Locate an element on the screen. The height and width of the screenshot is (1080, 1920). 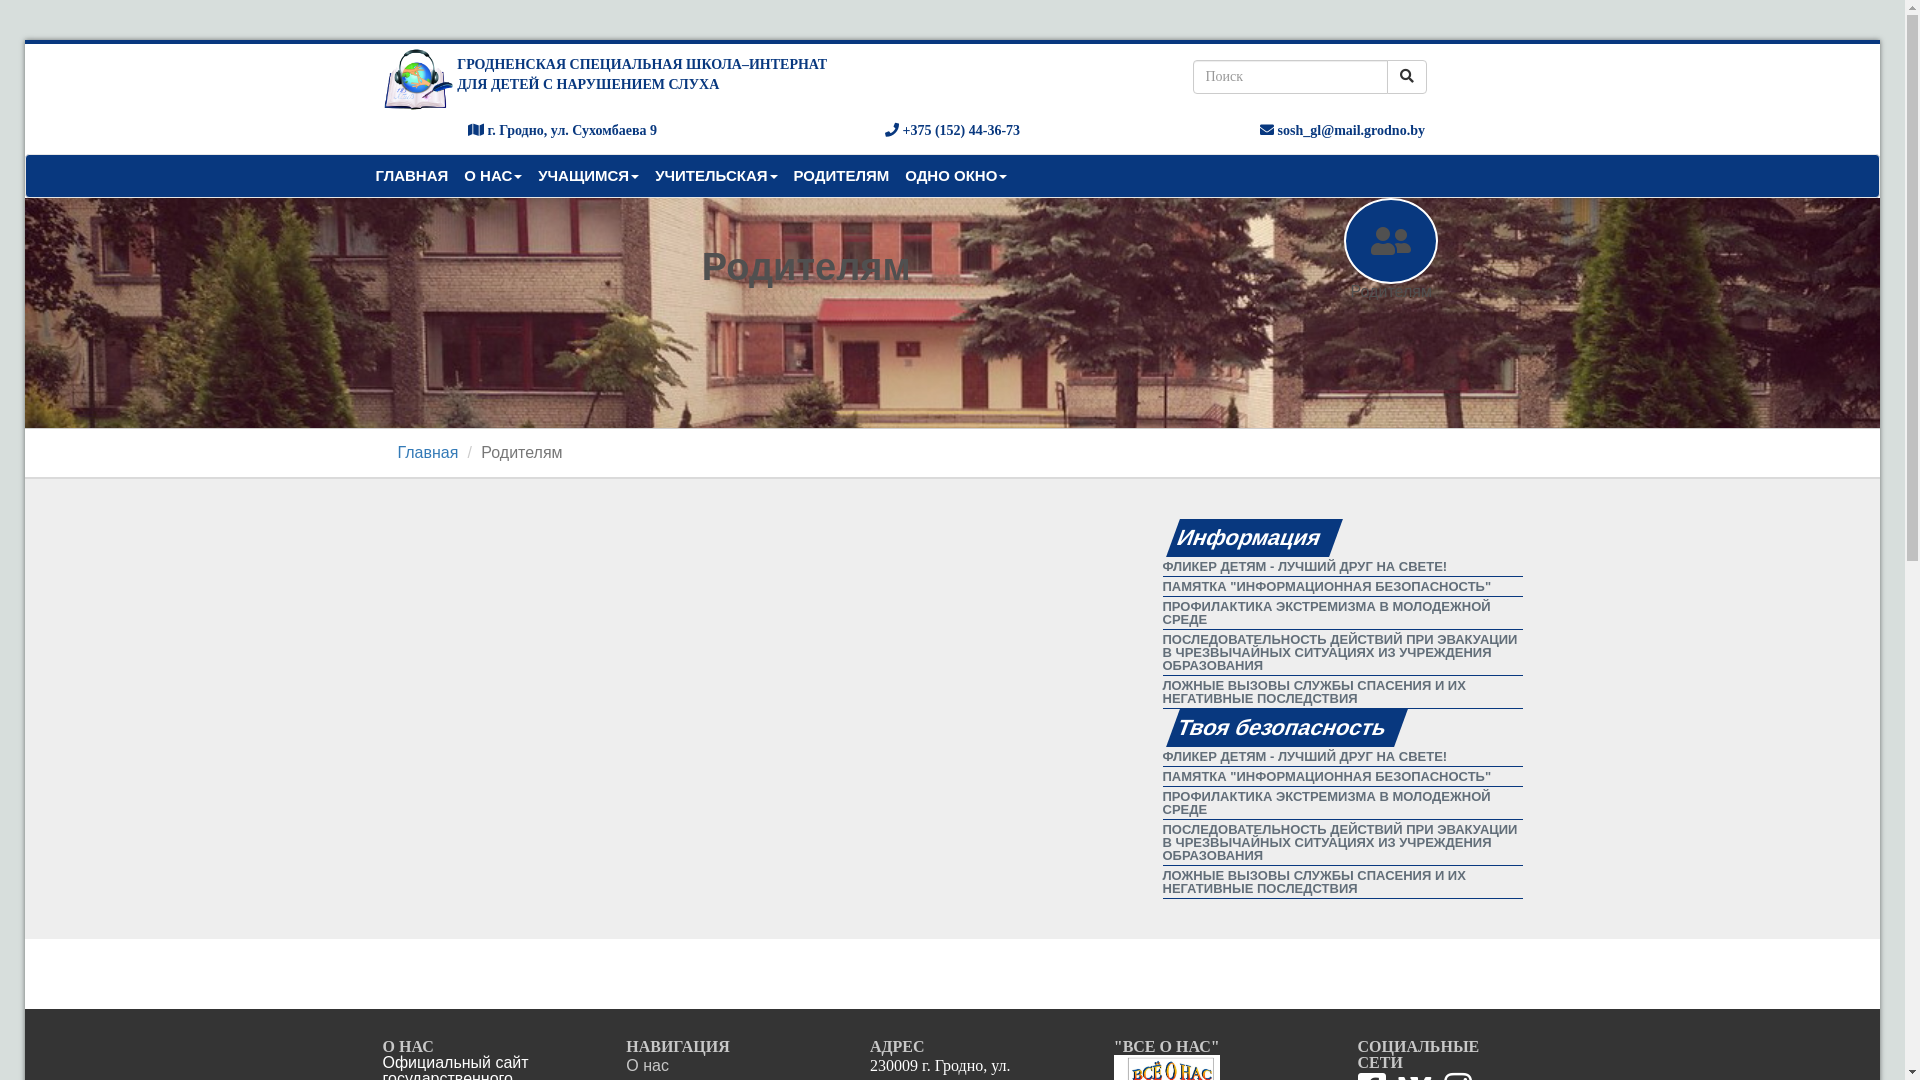
'+375 (152) 44-36-73' is located at coordinates (951, 130).